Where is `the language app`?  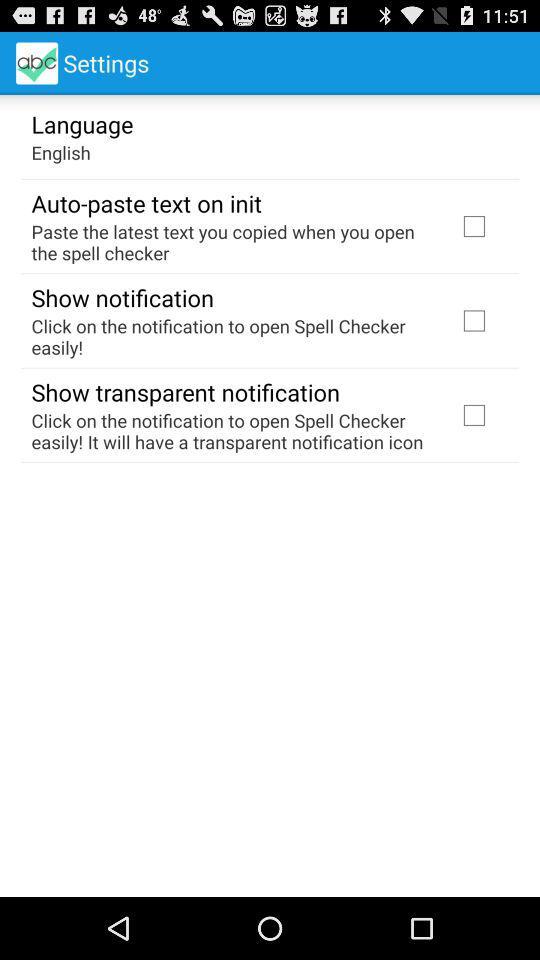 the language app is located at coordinates (81, 122).